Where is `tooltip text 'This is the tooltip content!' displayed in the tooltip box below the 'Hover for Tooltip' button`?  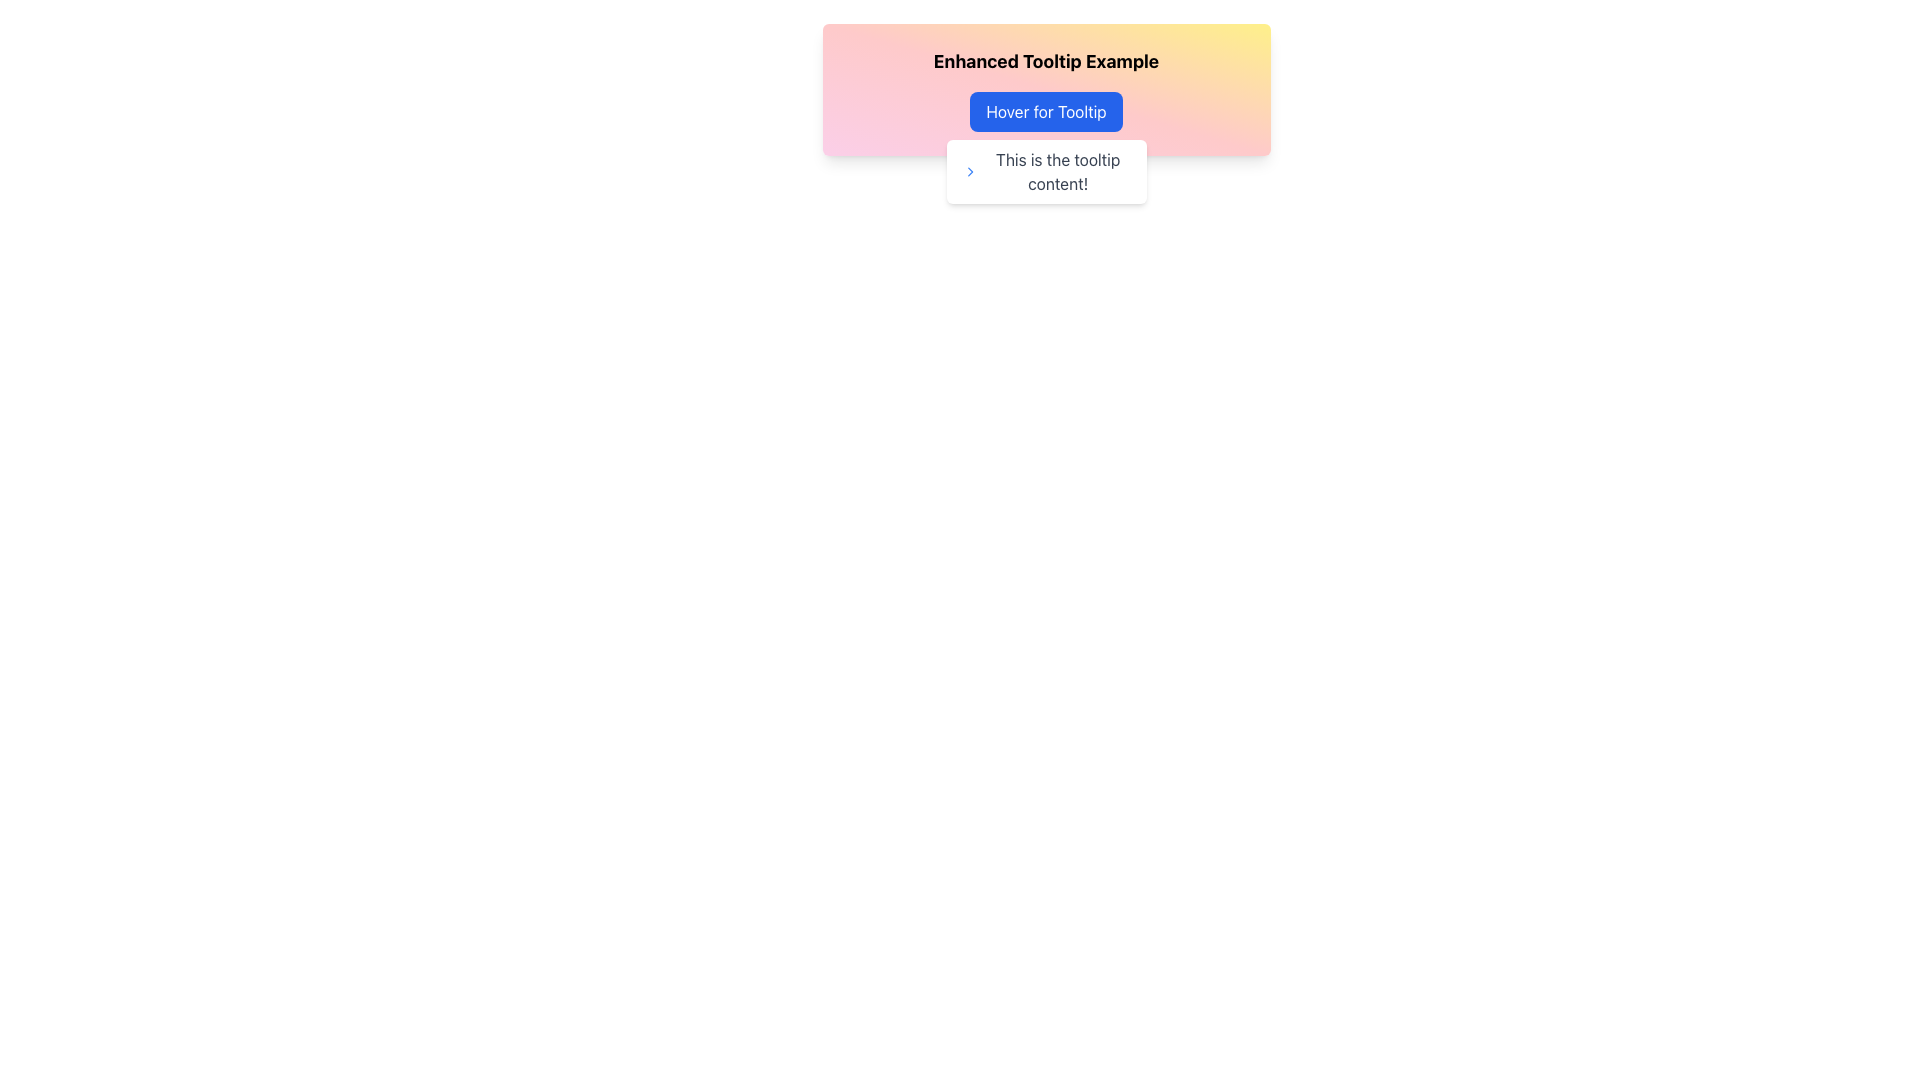 tooltip text 'This is the tooltip content!' displayed in the tooltip box below the 'Hover for Tooltip' button is located at coordinates (1045, 171).